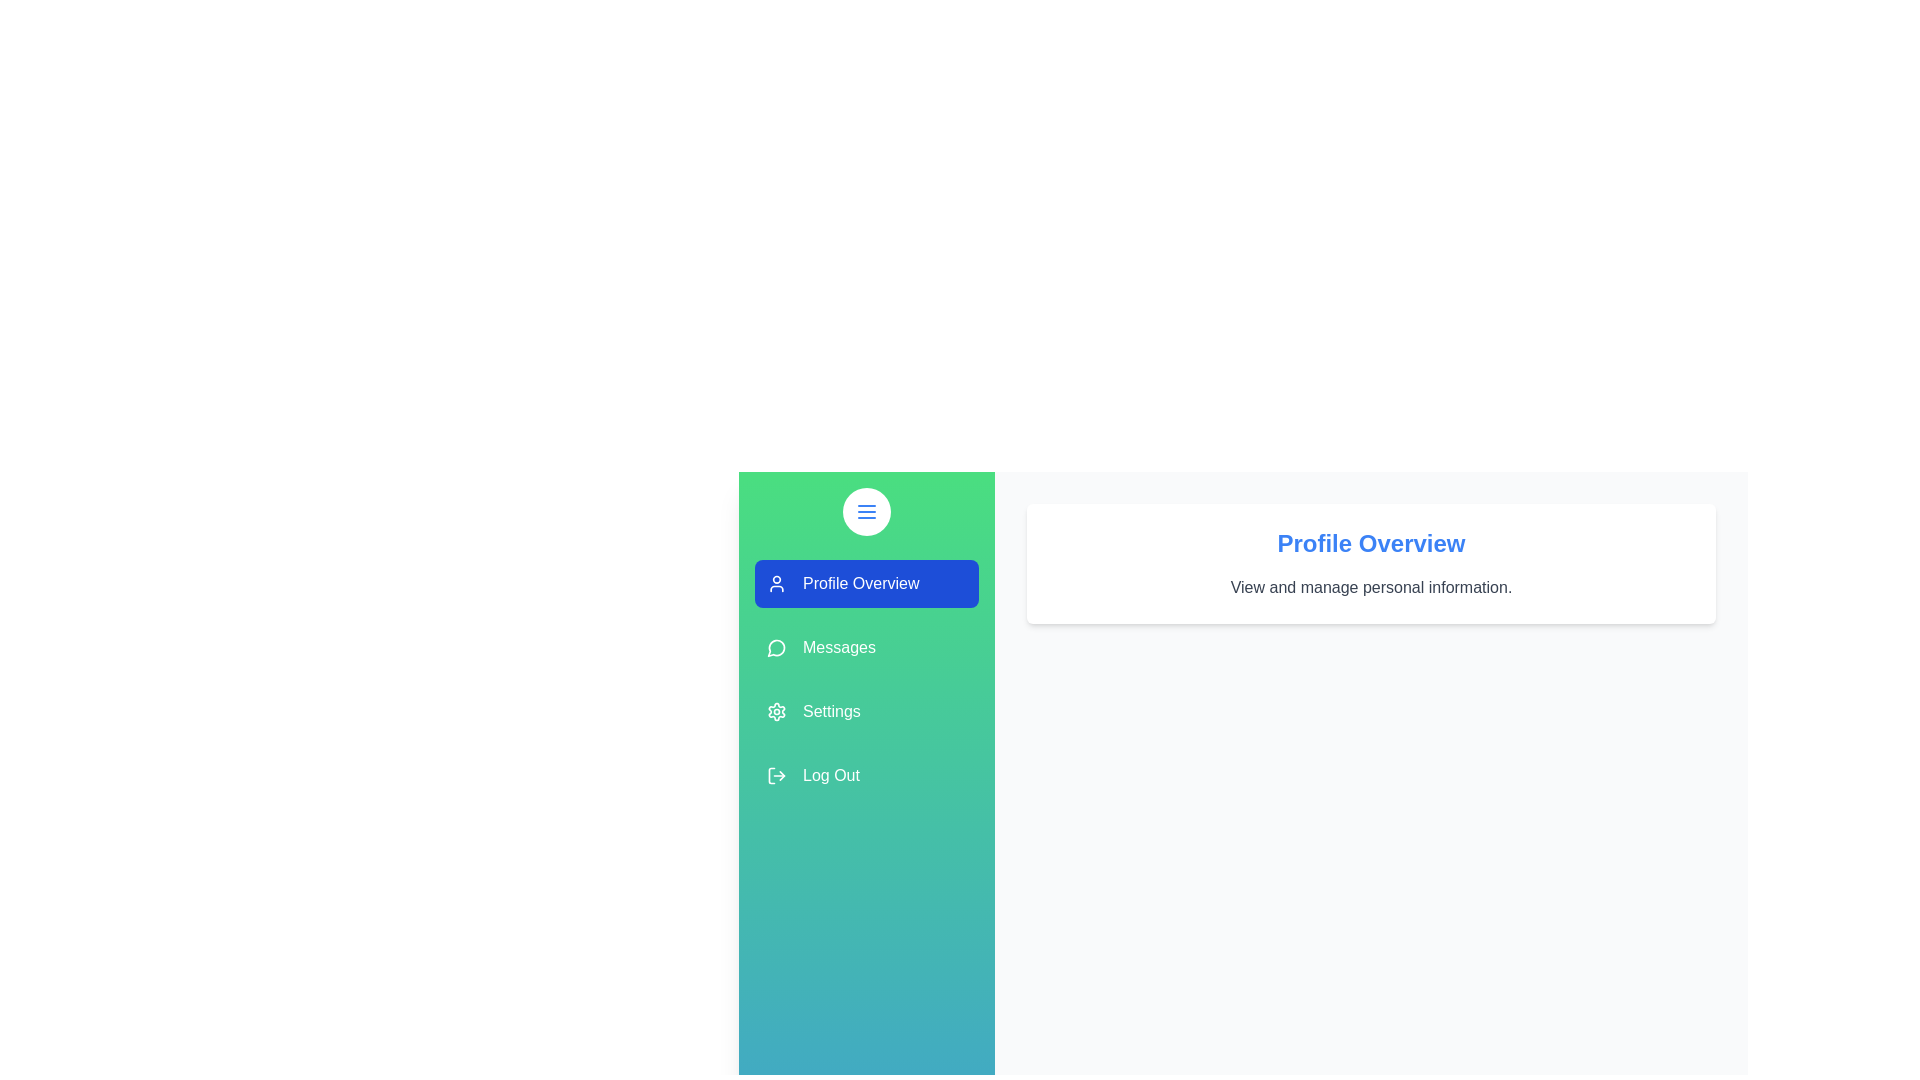 The image size is (1920, 1080). I want to click on the menu item Messages to observe its visual feedback, so click(867, 648).